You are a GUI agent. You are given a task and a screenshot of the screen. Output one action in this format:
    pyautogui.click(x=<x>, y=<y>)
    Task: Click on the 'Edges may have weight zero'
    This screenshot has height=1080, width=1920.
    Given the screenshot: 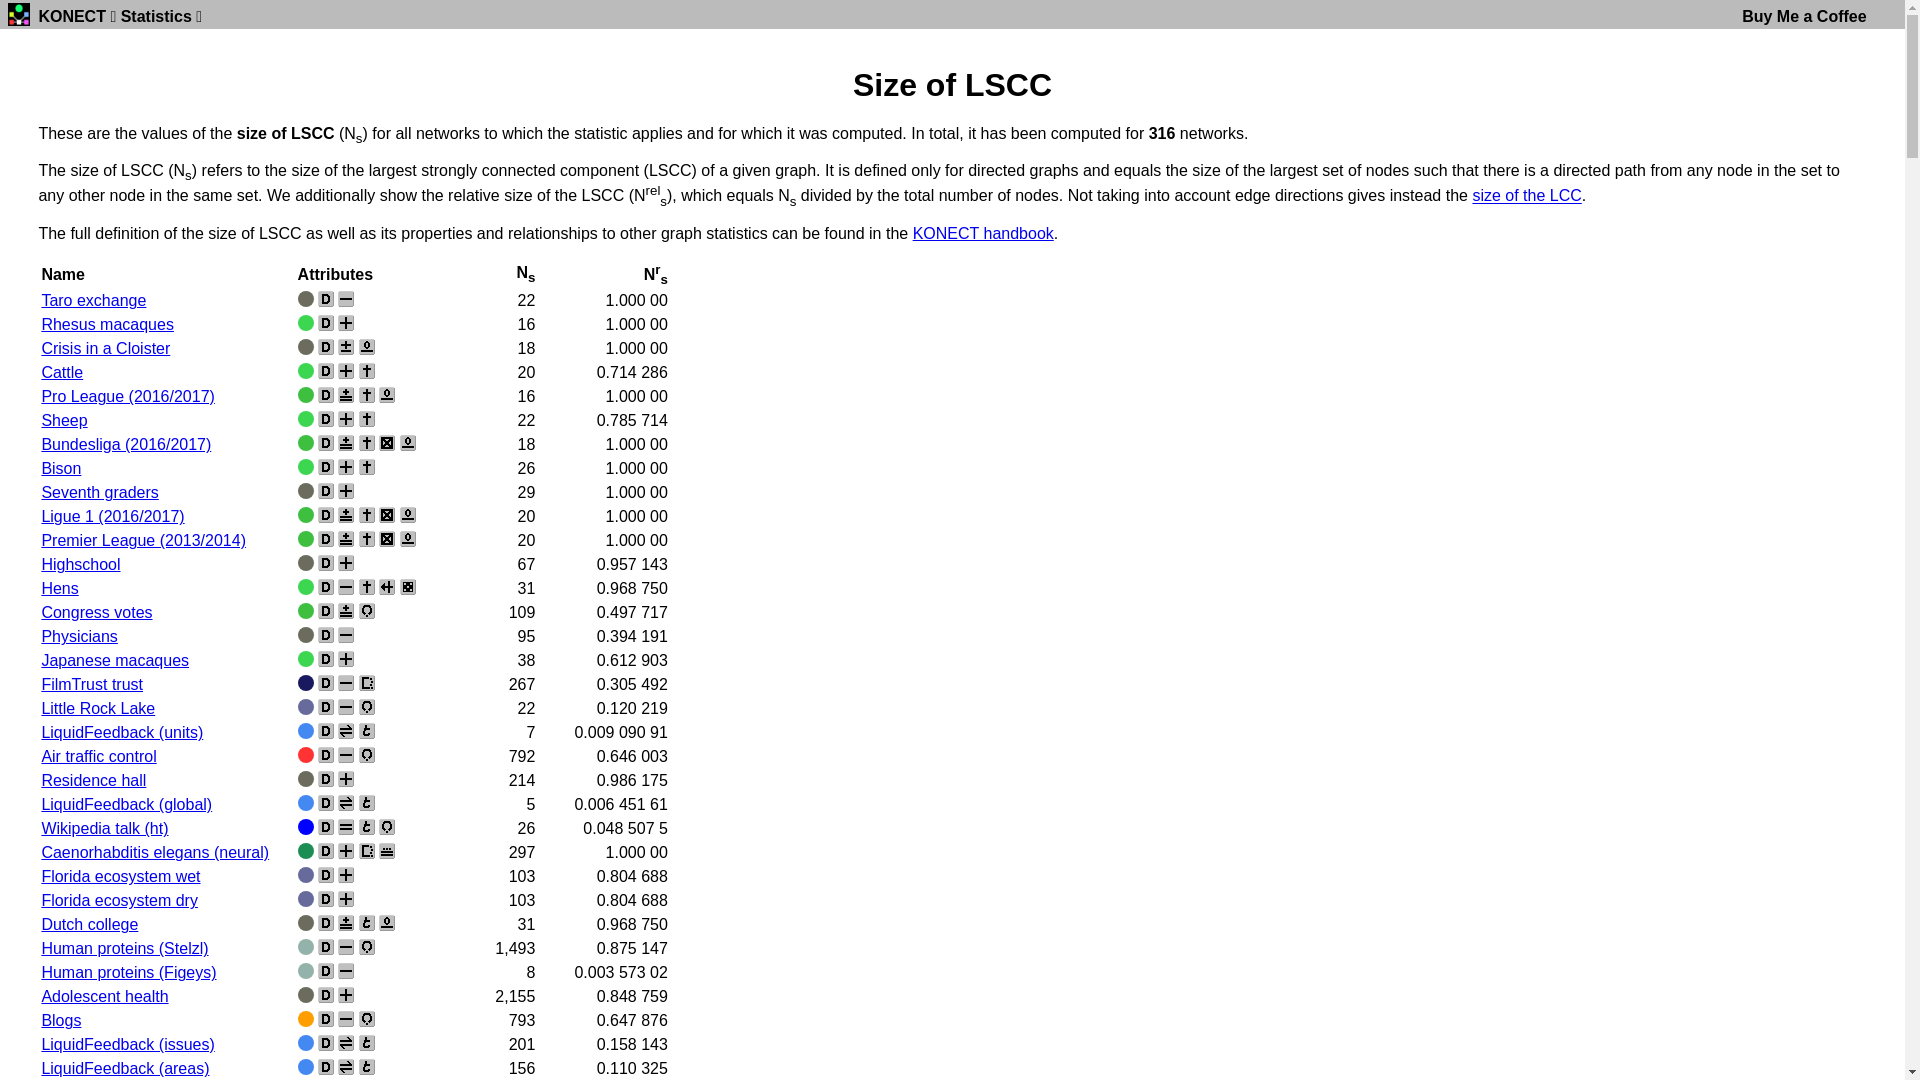 What is the action you would take?
    pyautogui.click(x=366, y=346)
    